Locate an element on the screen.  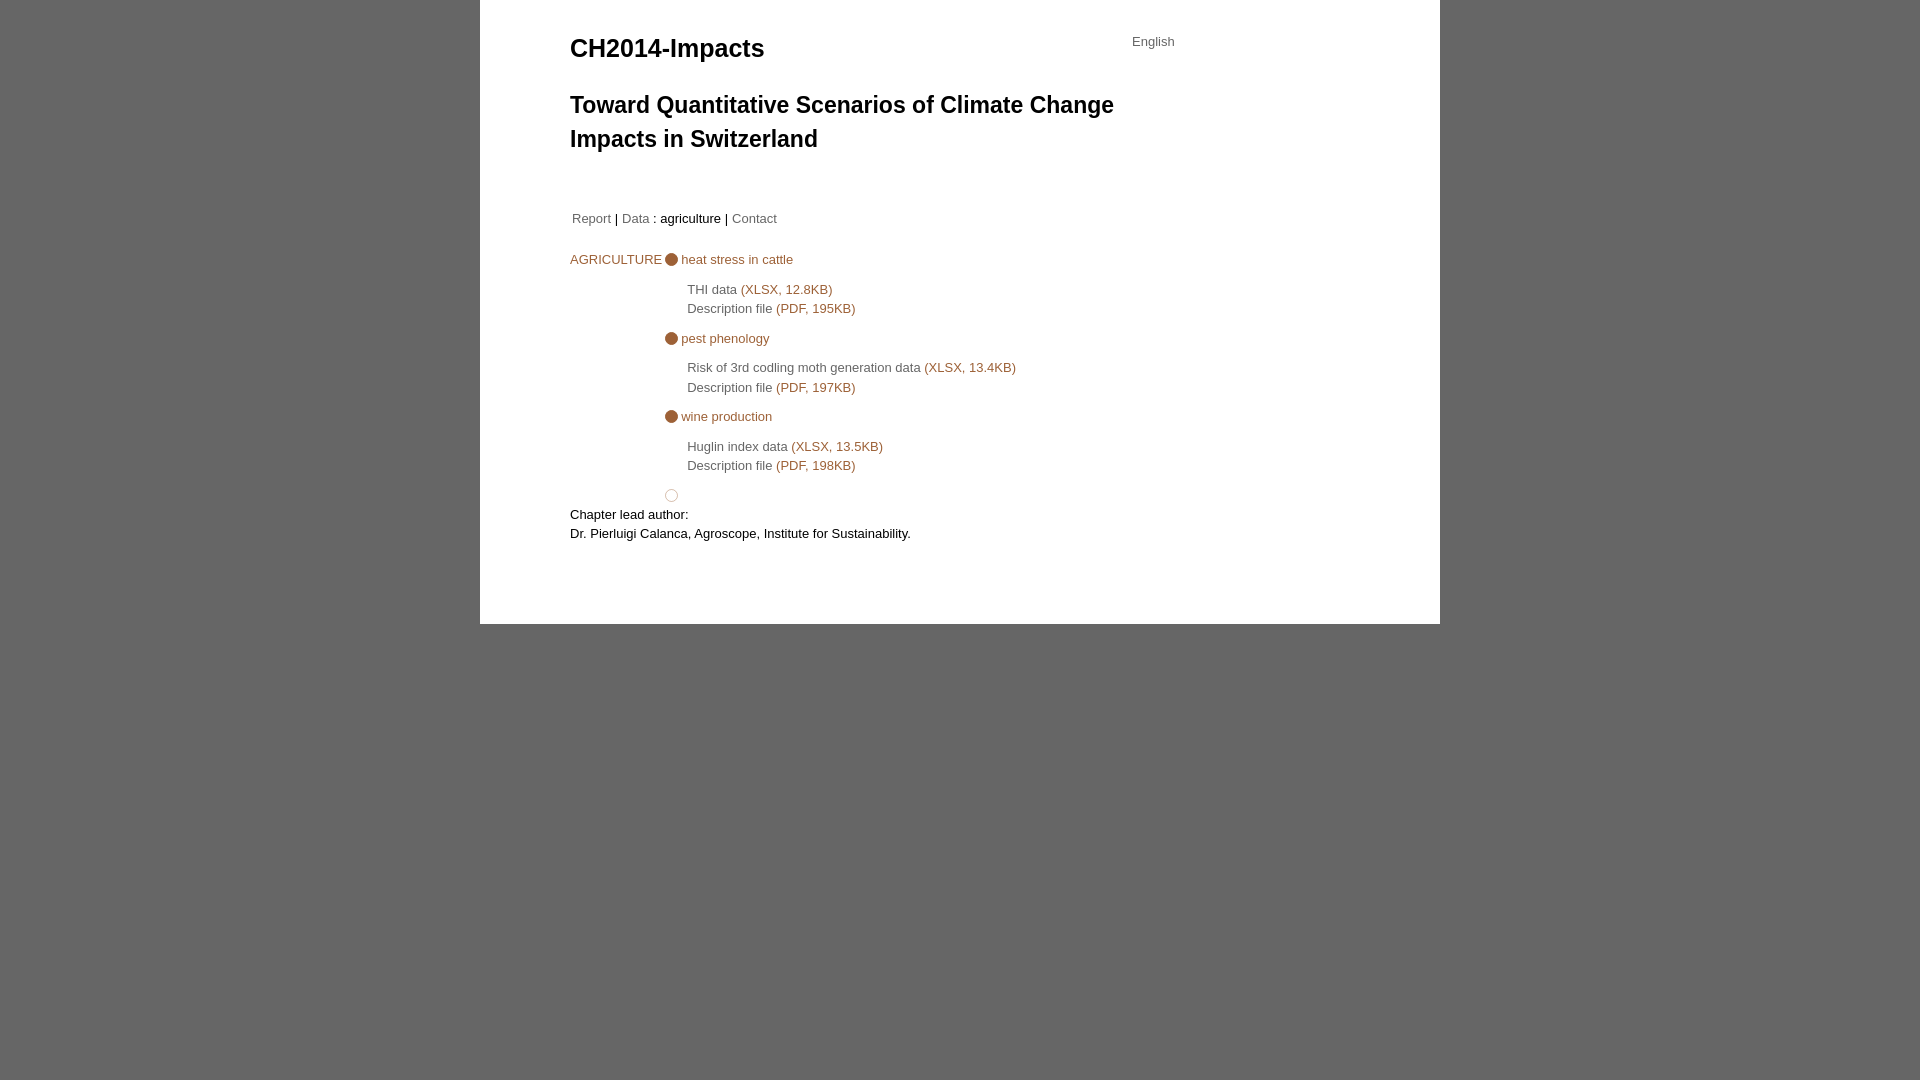
'Report' is located at coordinates (590, 217).